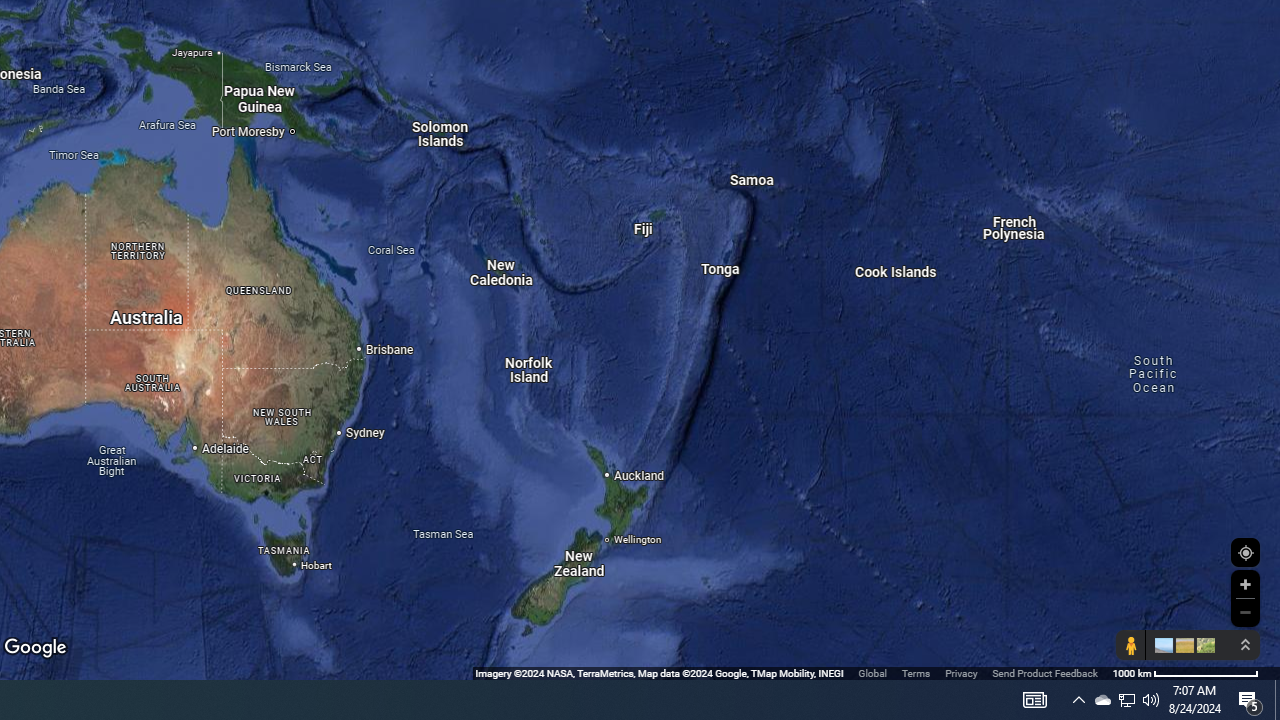 The width and height of the screenshot is (1280, 720). I want to click on '1000 km', so click(1185, 673).